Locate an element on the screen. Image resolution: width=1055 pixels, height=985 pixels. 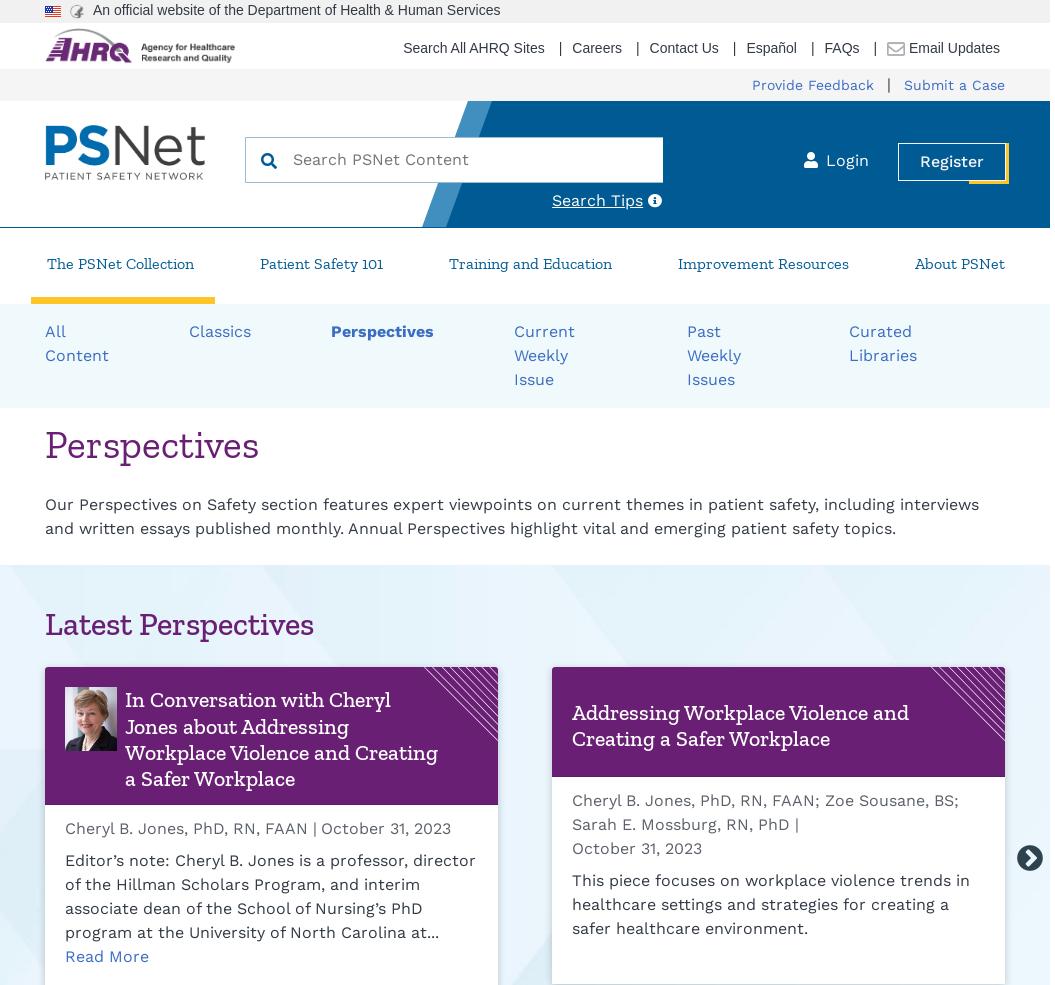
'In Conversation with Cheryl Jones about Addressing Workplace Violence and Creating a Safer Workplace' is located at coordinates (280, 738).